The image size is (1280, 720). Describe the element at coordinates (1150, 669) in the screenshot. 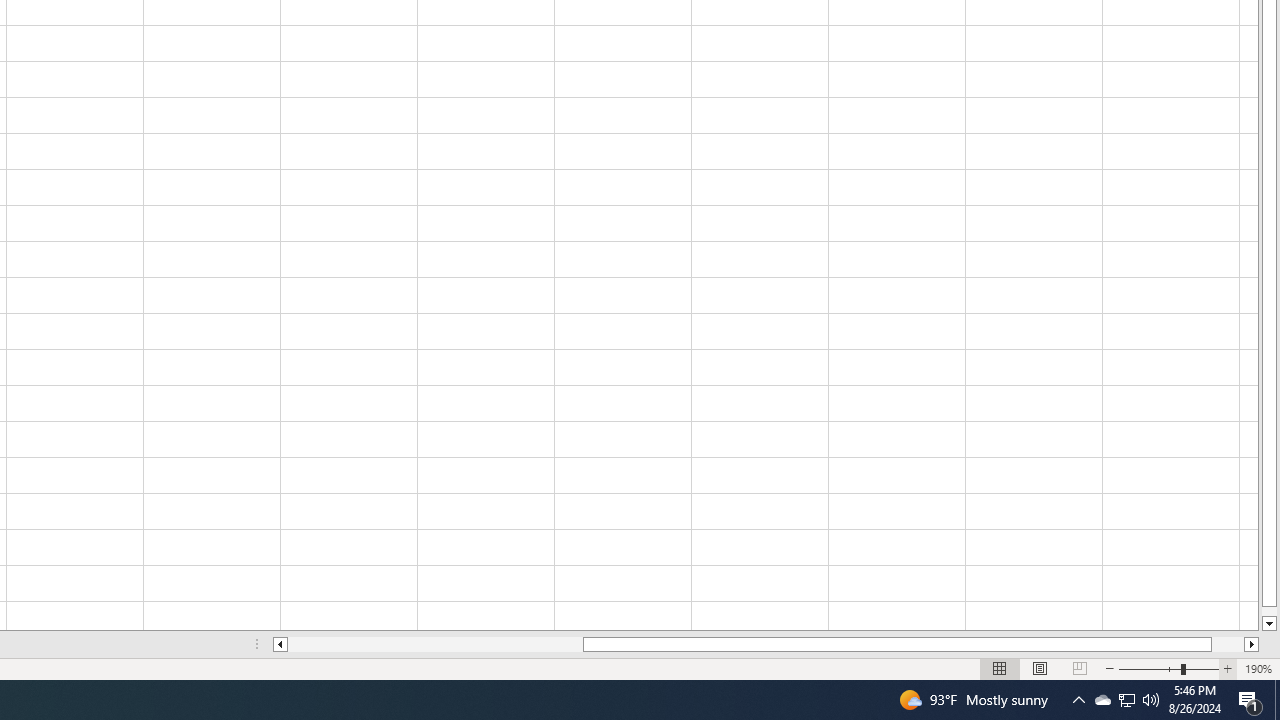

I see `'Zoom Out'` at that location.